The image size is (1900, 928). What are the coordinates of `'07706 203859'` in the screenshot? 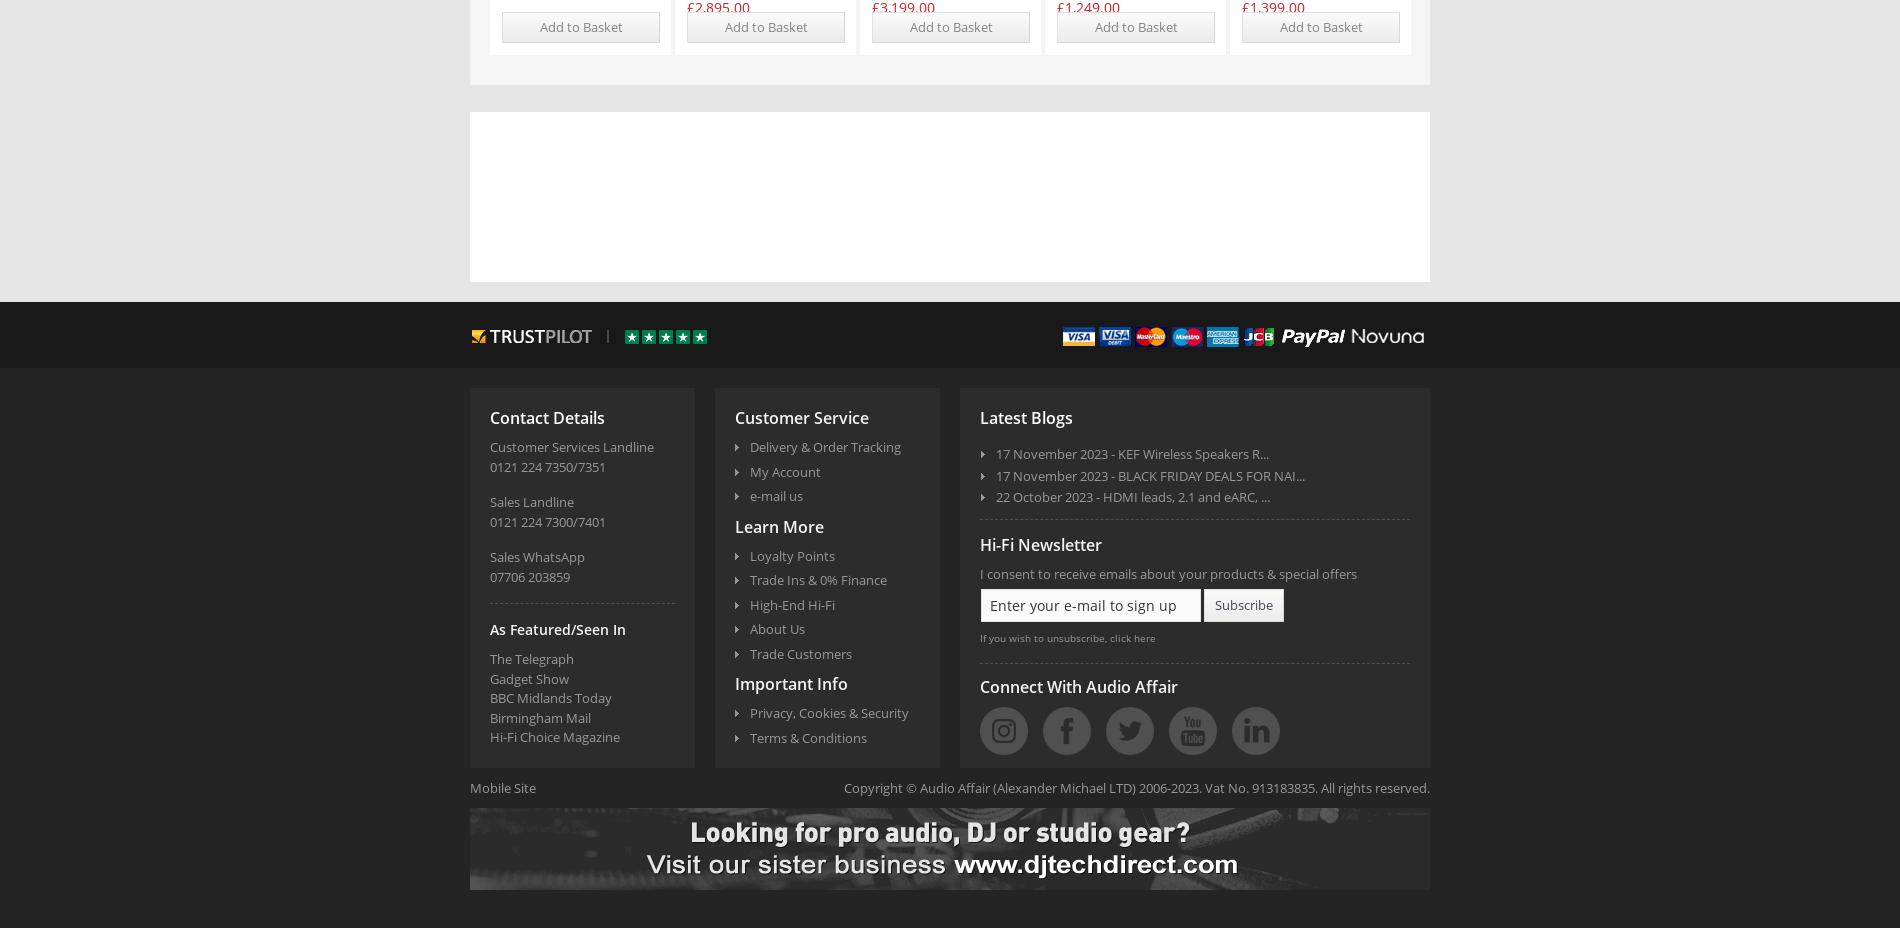 It's located at (529, 575).